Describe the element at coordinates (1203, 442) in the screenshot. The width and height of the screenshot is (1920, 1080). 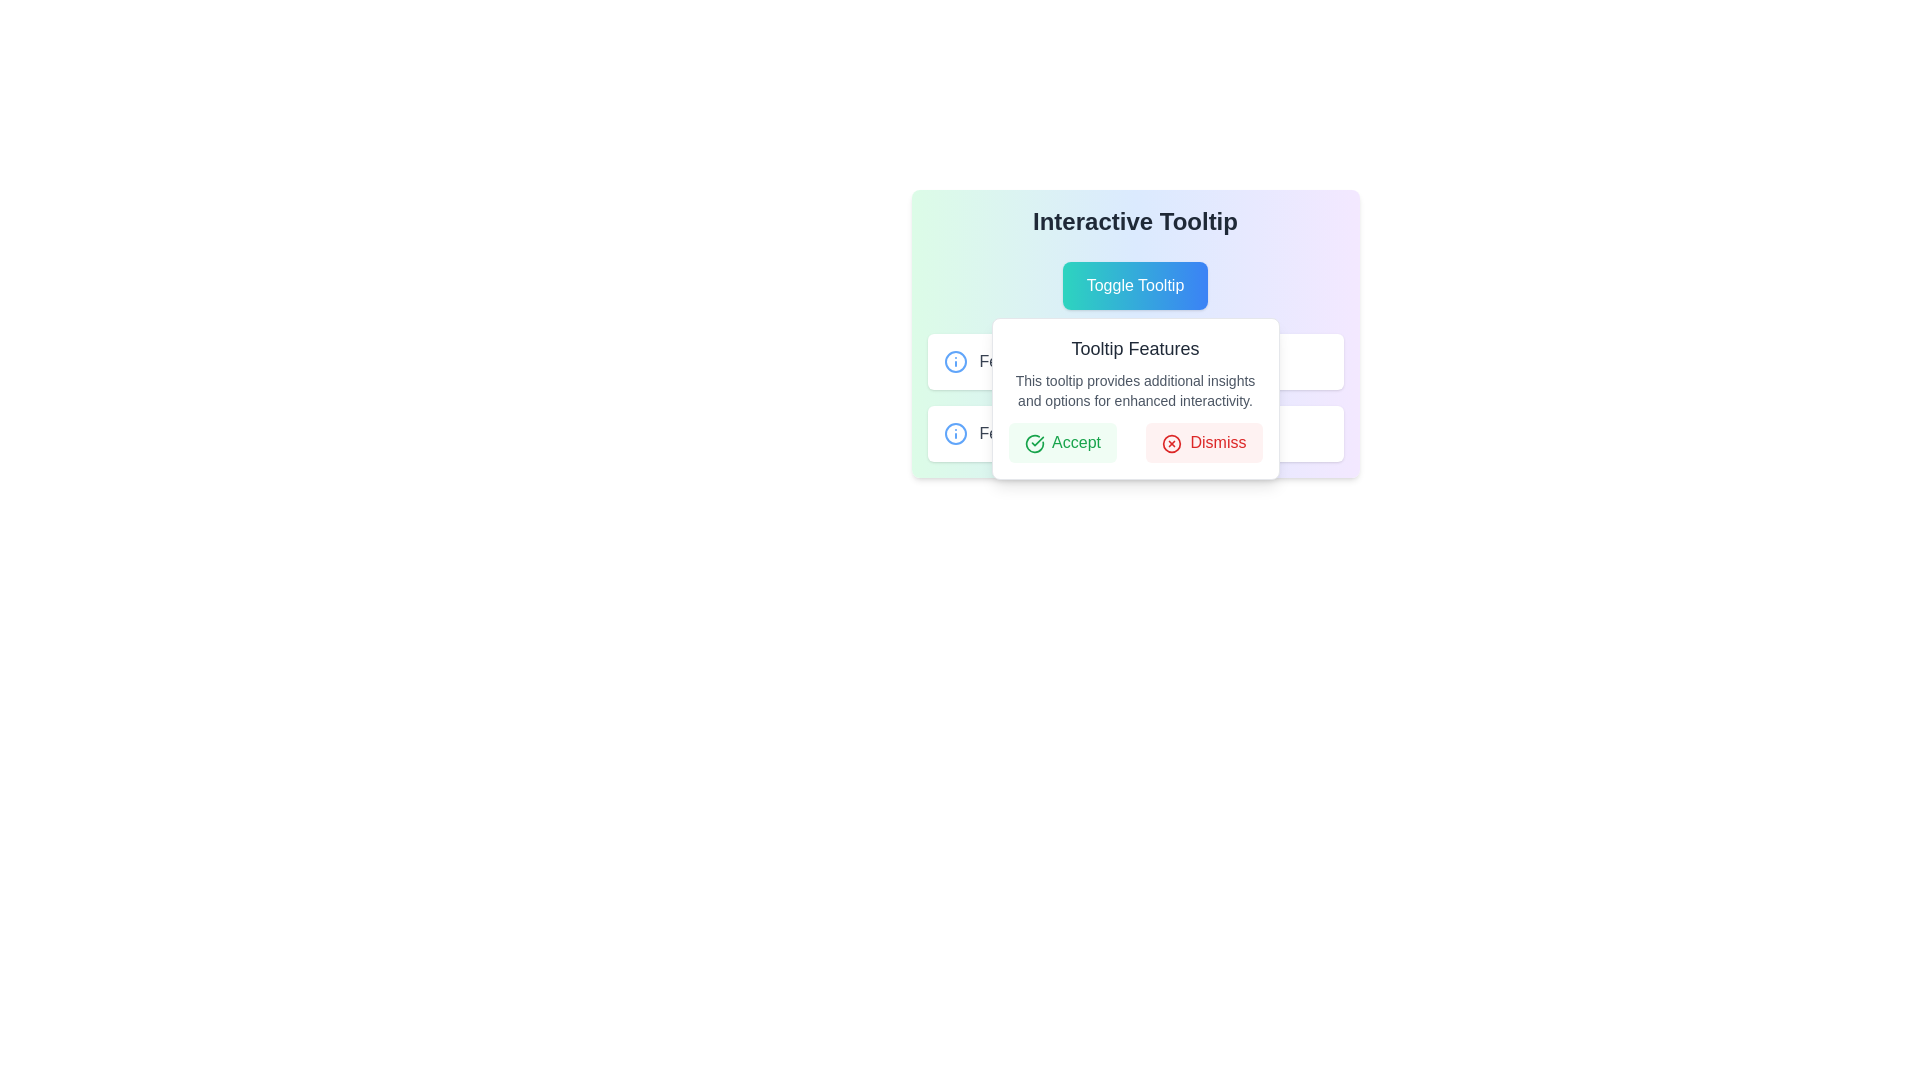
I see `the red-themed 'Dismiss' button with rounded edges, which features a red 'X' icon to activate hover effects` at that location.